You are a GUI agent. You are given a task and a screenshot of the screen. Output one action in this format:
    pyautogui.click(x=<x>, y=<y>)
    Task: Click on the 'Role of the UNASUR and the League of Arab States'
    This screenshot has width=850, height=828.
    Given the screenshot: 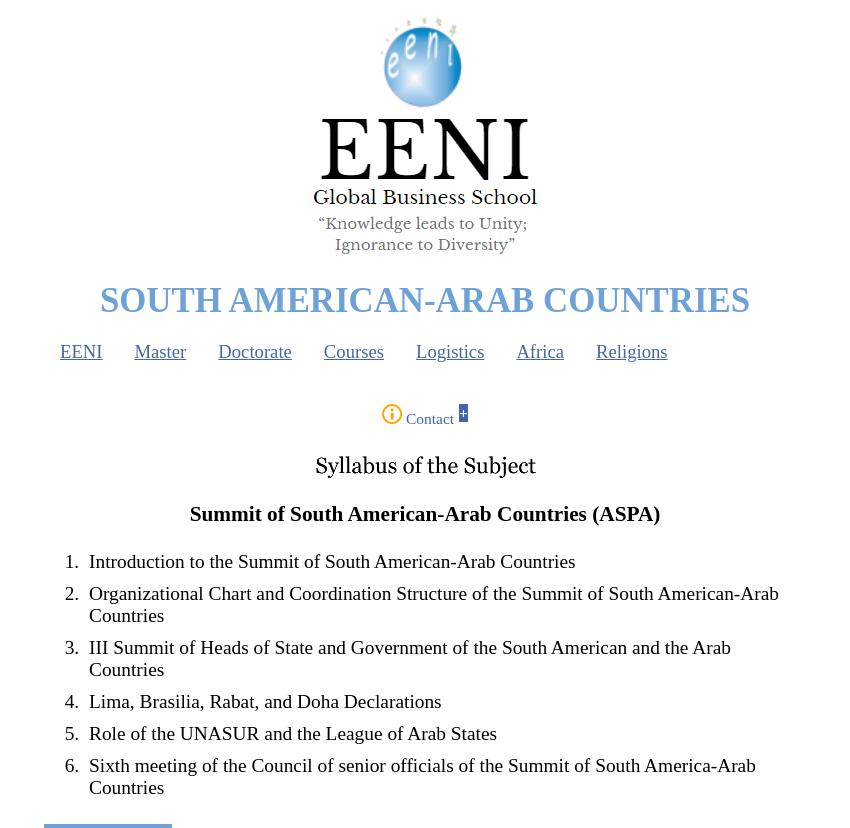 What is the action you would take?
    pyautogui.click(x=291, y=732)
    